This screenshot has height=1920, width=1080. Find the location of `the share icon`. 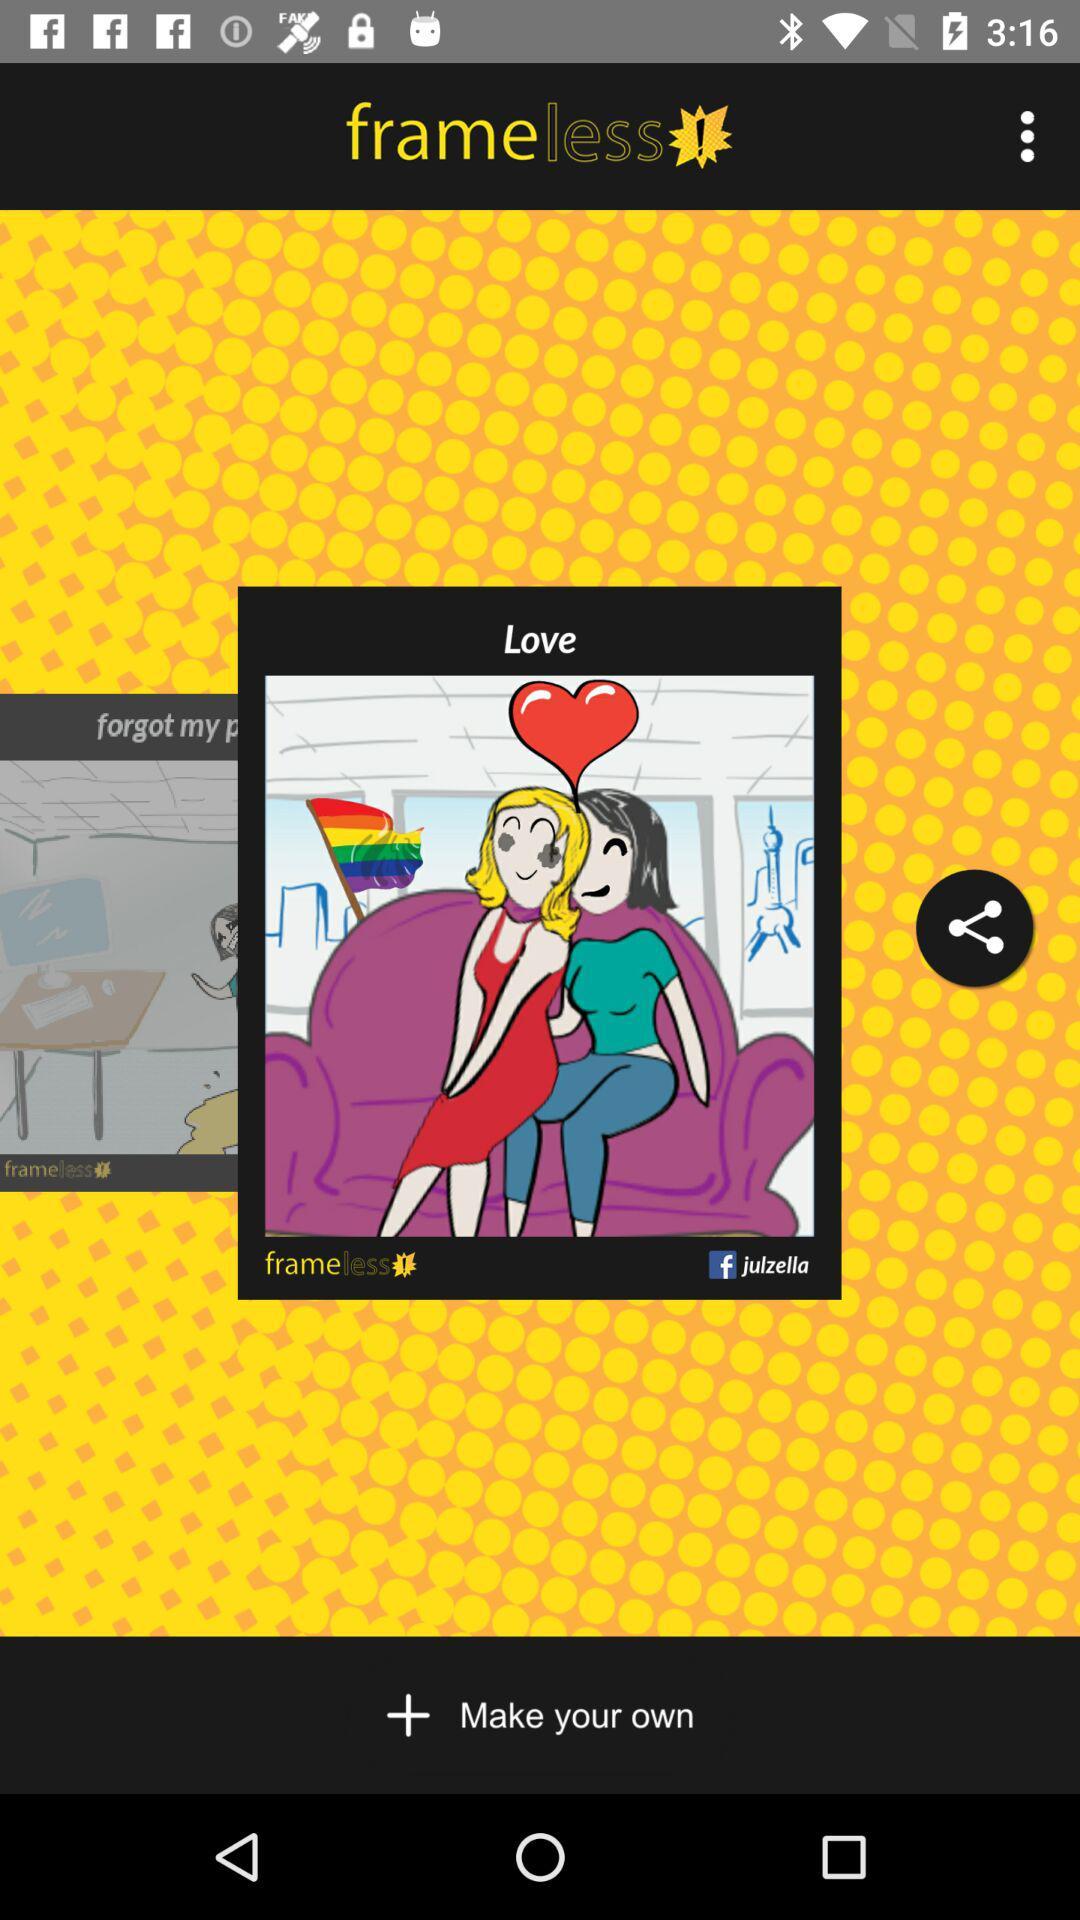

the share icon is located at coordinates (973, 927).